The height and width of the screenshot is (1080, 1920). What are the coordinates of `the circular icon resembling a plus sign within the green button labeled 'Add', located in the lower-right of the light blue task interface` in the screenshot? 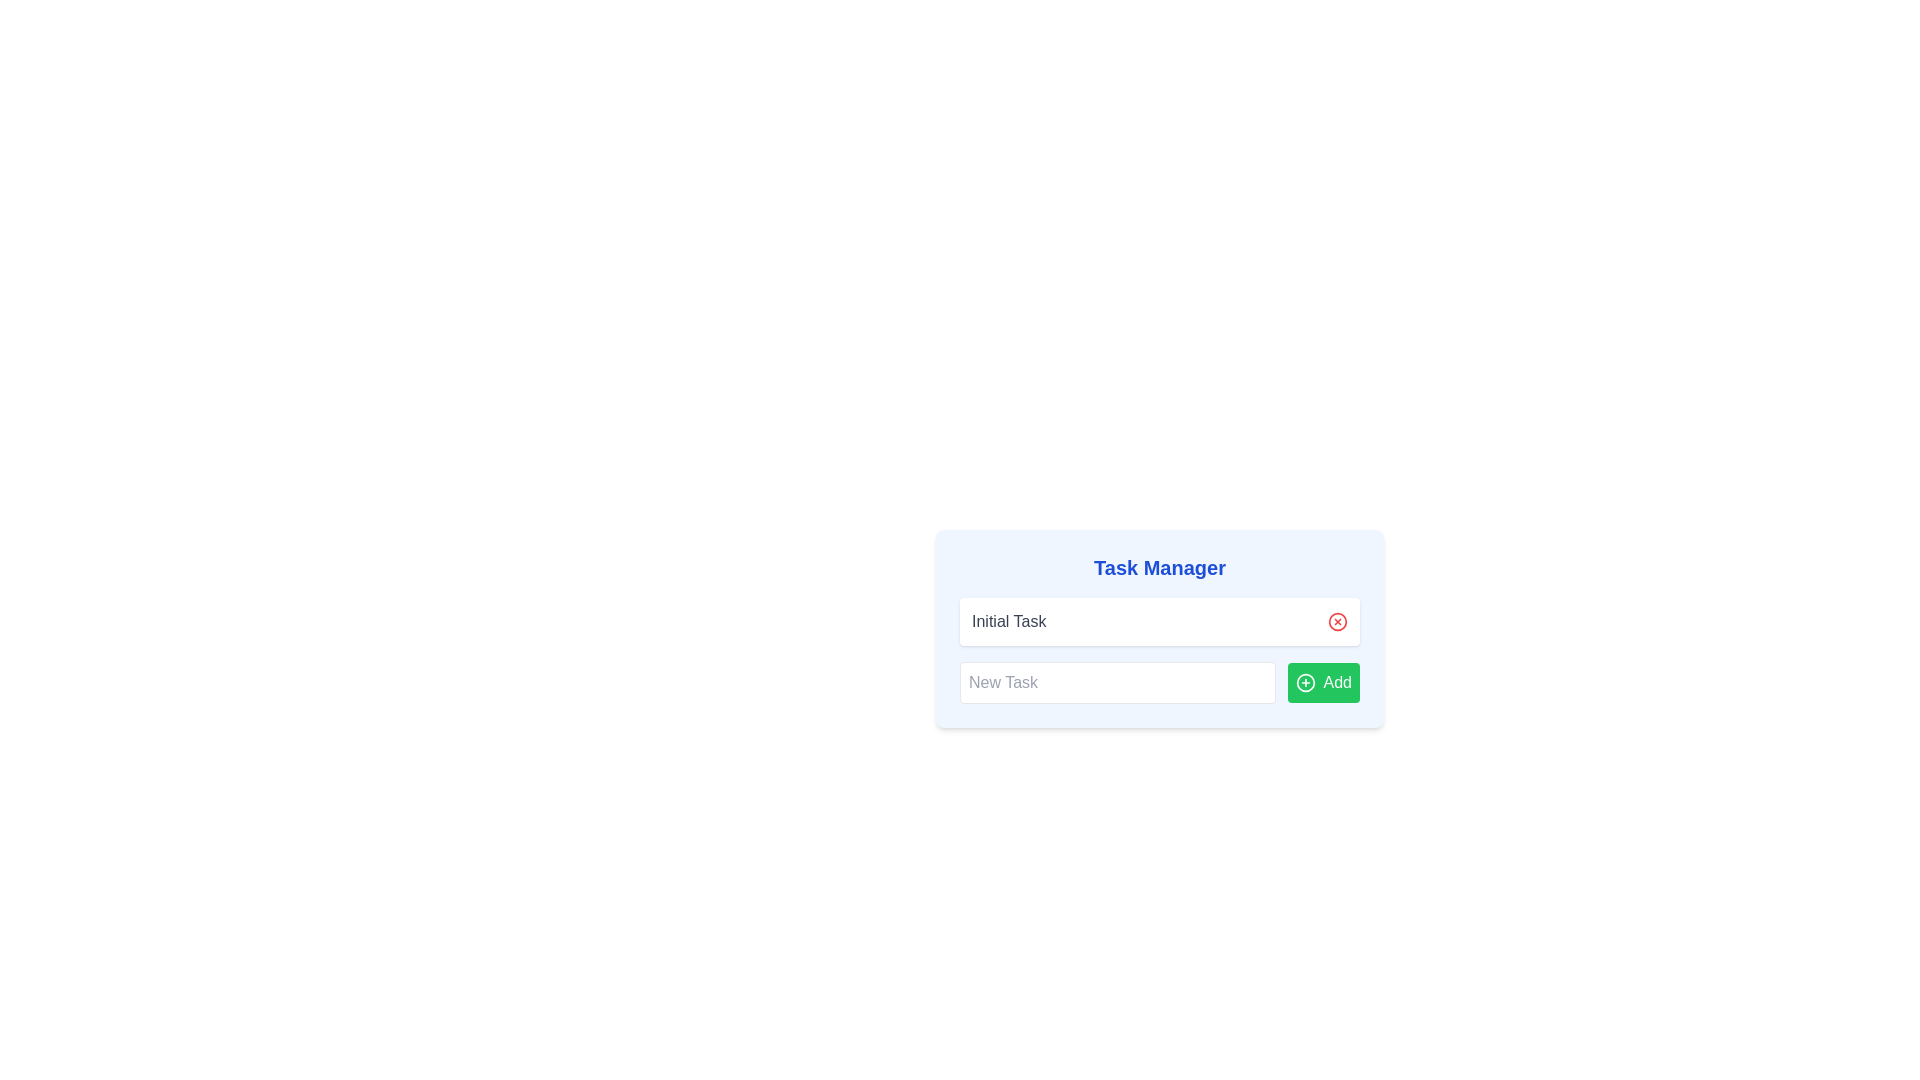 It's located at (1305, 681).